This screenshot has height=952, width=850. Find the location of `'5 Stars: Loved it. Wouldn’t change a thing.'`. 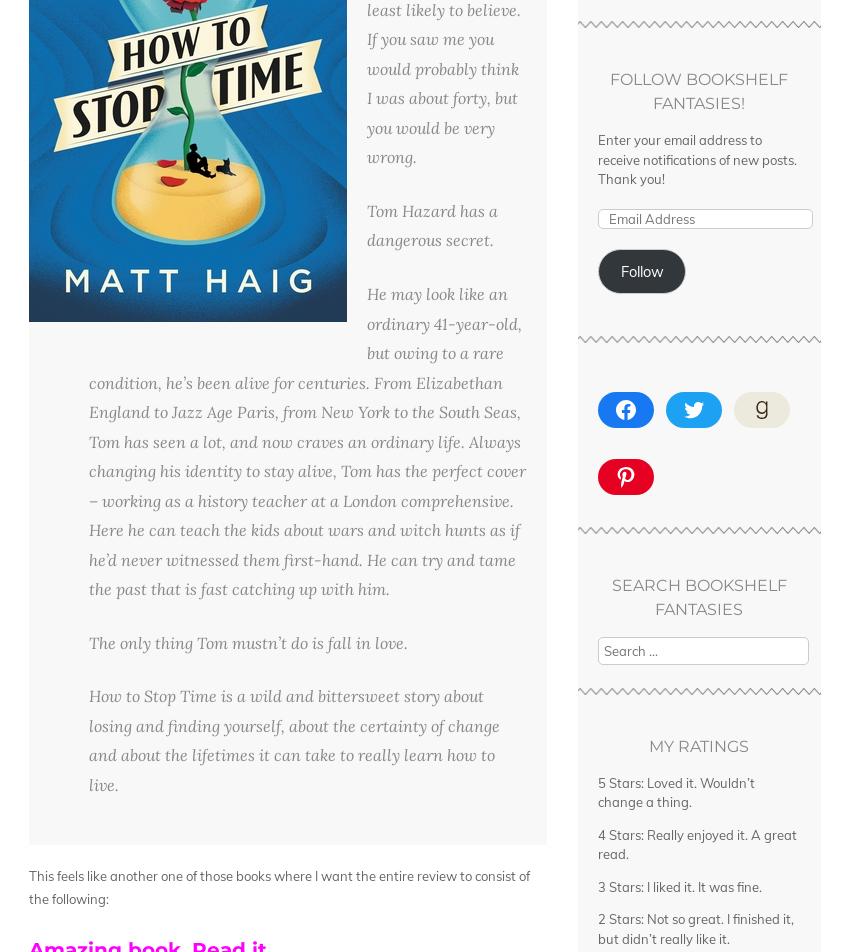

'5 Stars: Loved it. Wouldn’t change a thing.' is located at coordinates (596, 791).